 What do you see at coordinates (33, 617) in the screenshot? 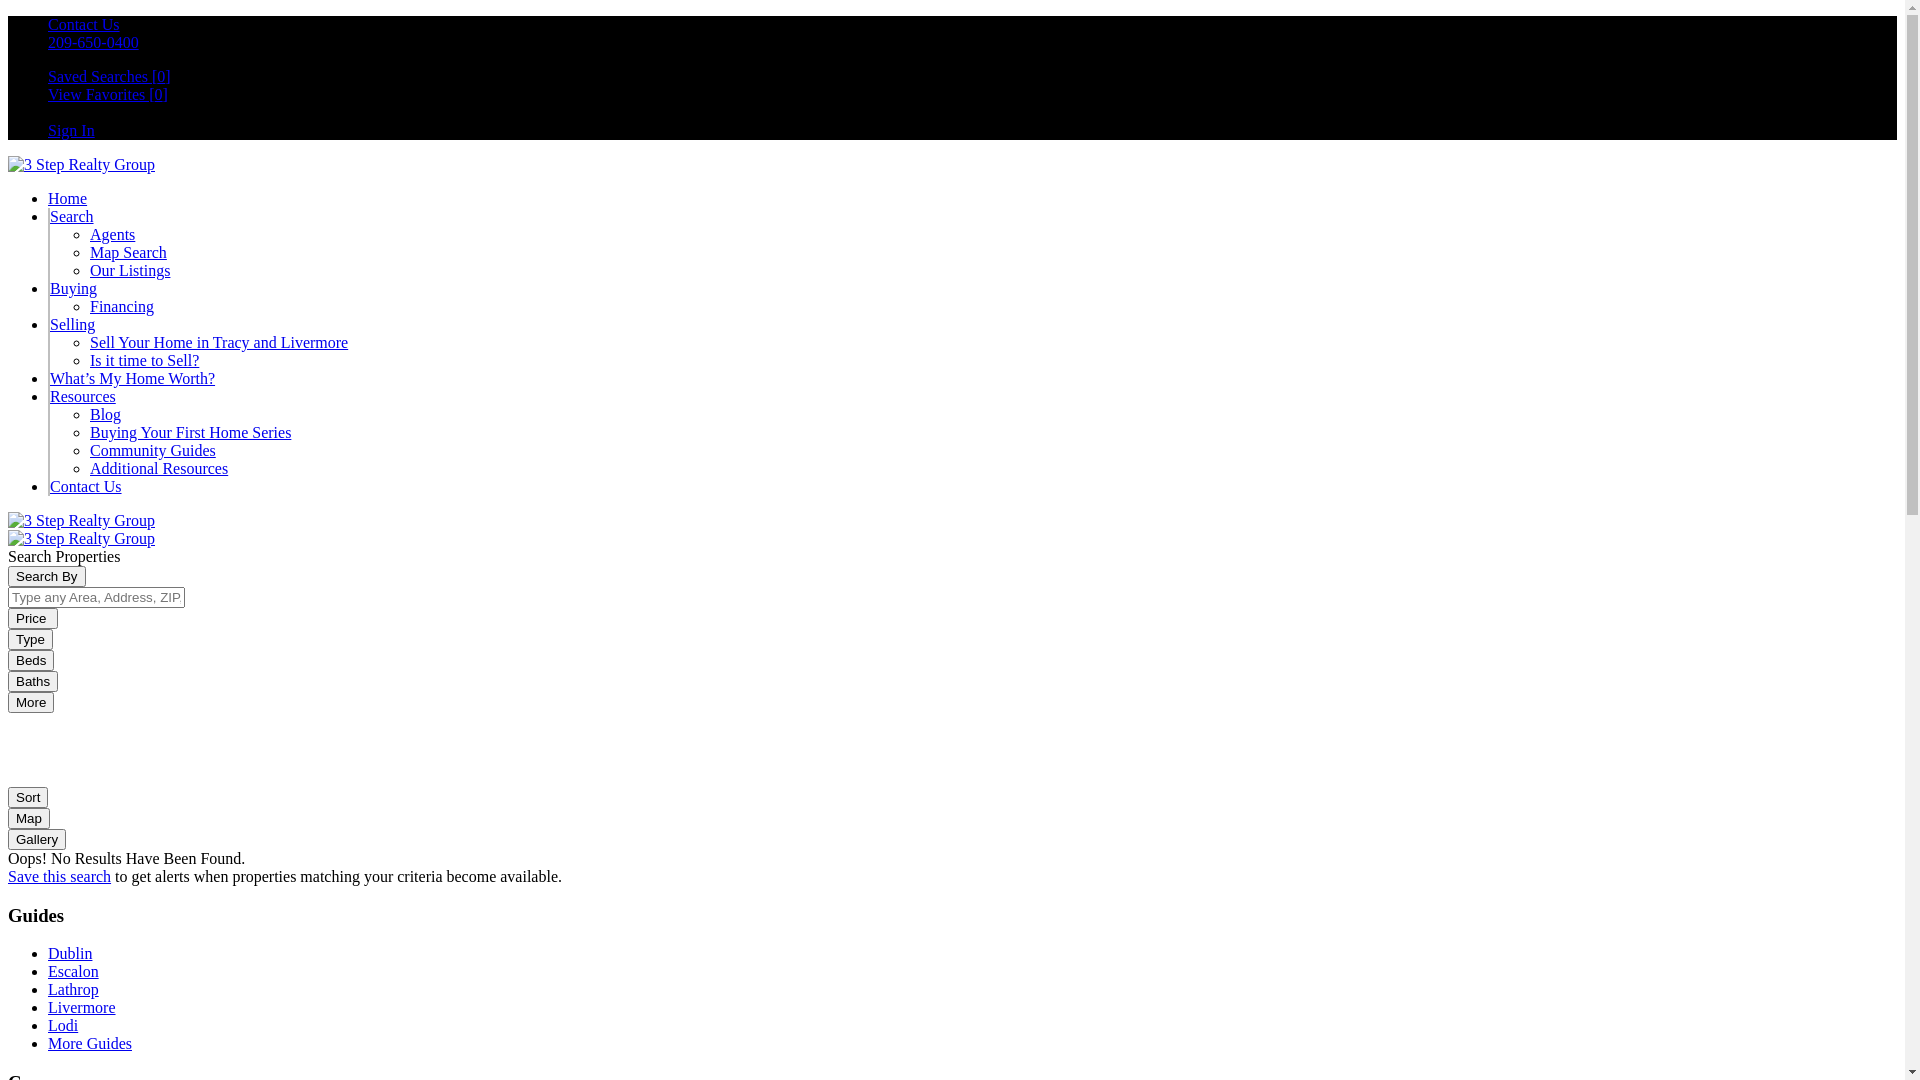
I see `'Price '` at bounding box center [33, 617].